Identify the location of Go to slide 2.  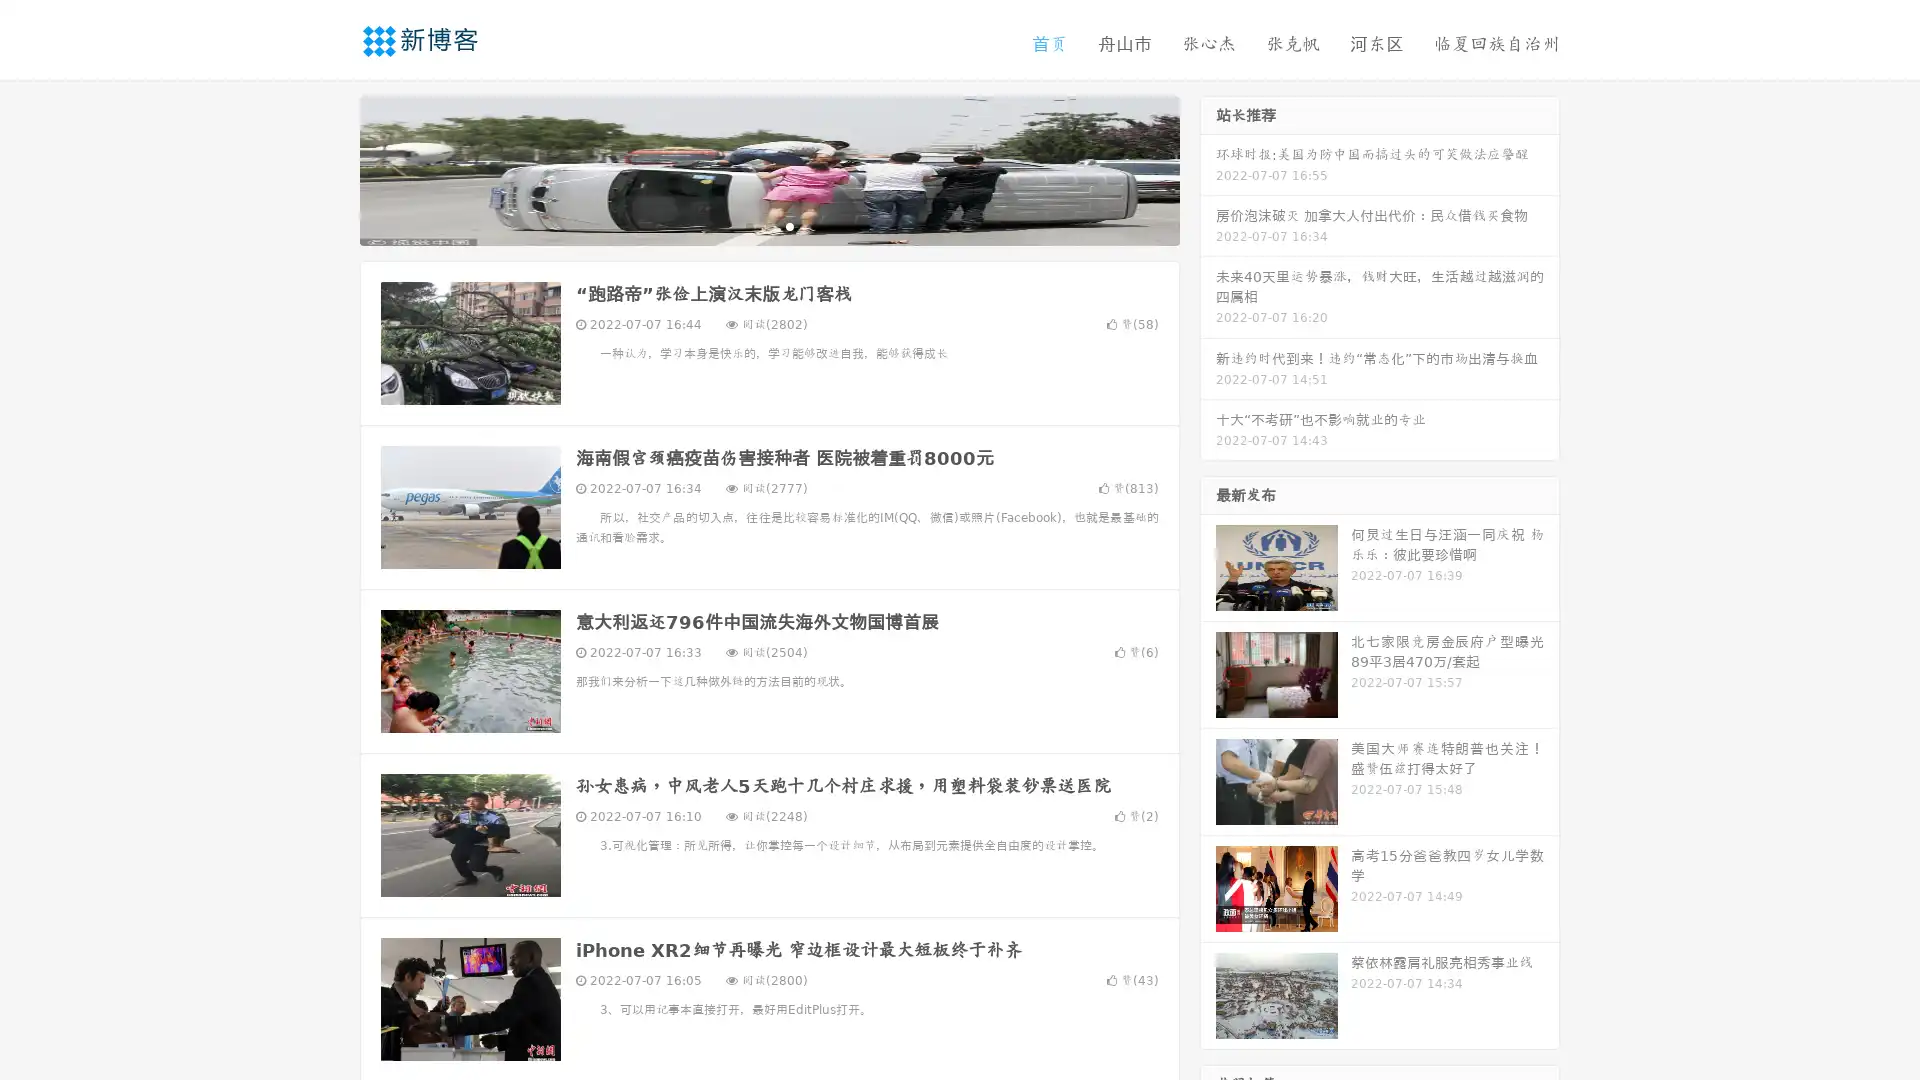
(768, 225).